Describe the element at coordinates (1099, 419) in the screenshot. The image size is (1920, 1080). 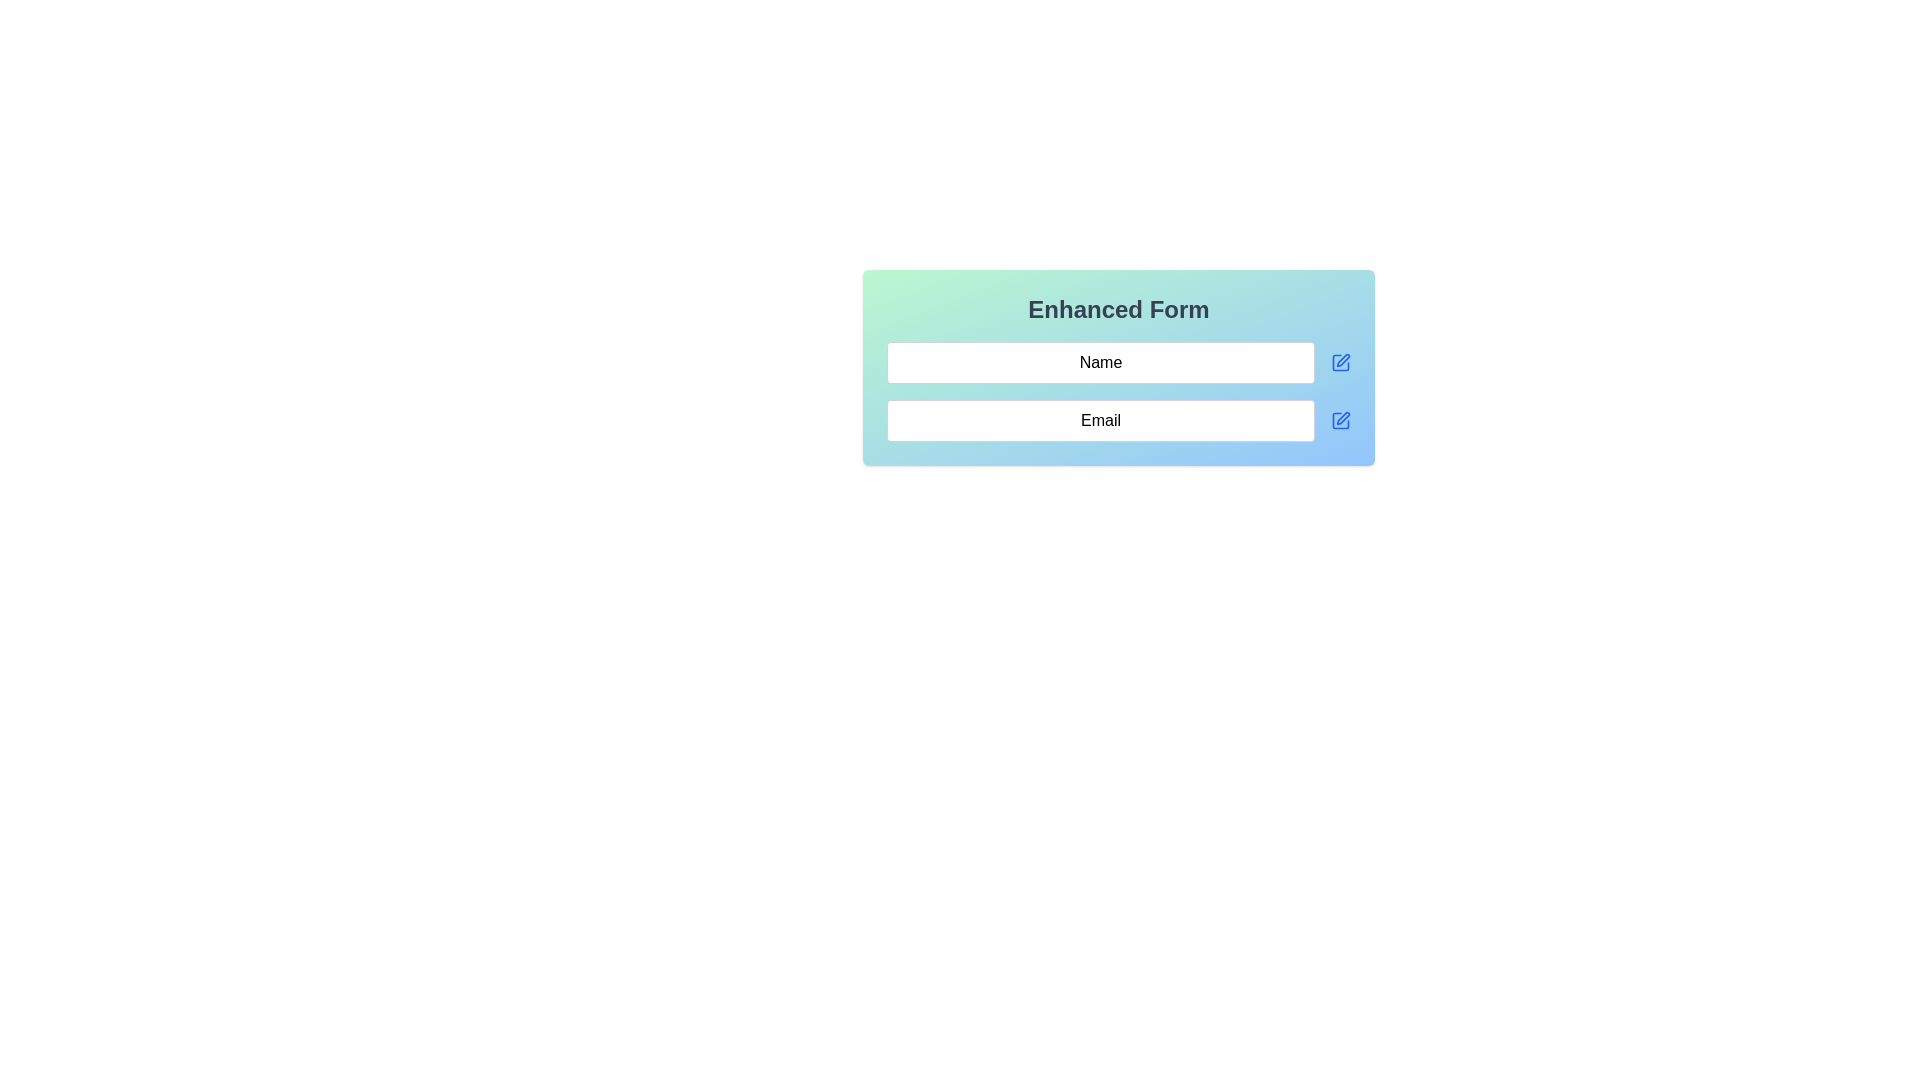
I see `on the 'Email' text input field, which is a rectangular area with a white background and a gray border, displaying the text 'Email'. It is located below the 'Name' field in the 'Enhanced Form'` at that location.